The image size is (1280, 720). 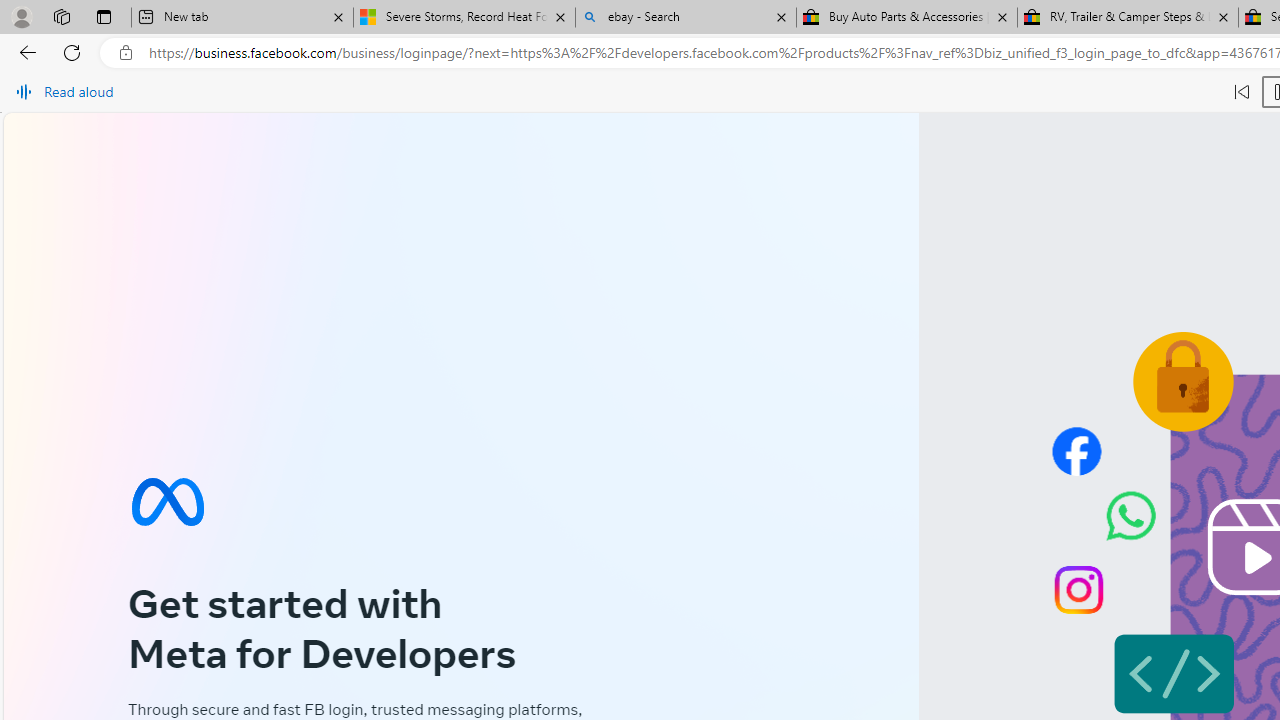 What do you see at coordinates (906, 17) in the screenshot?
I see `'Buy Auto Parts & Accessories | eBay'` at bounding box center [906, 17].